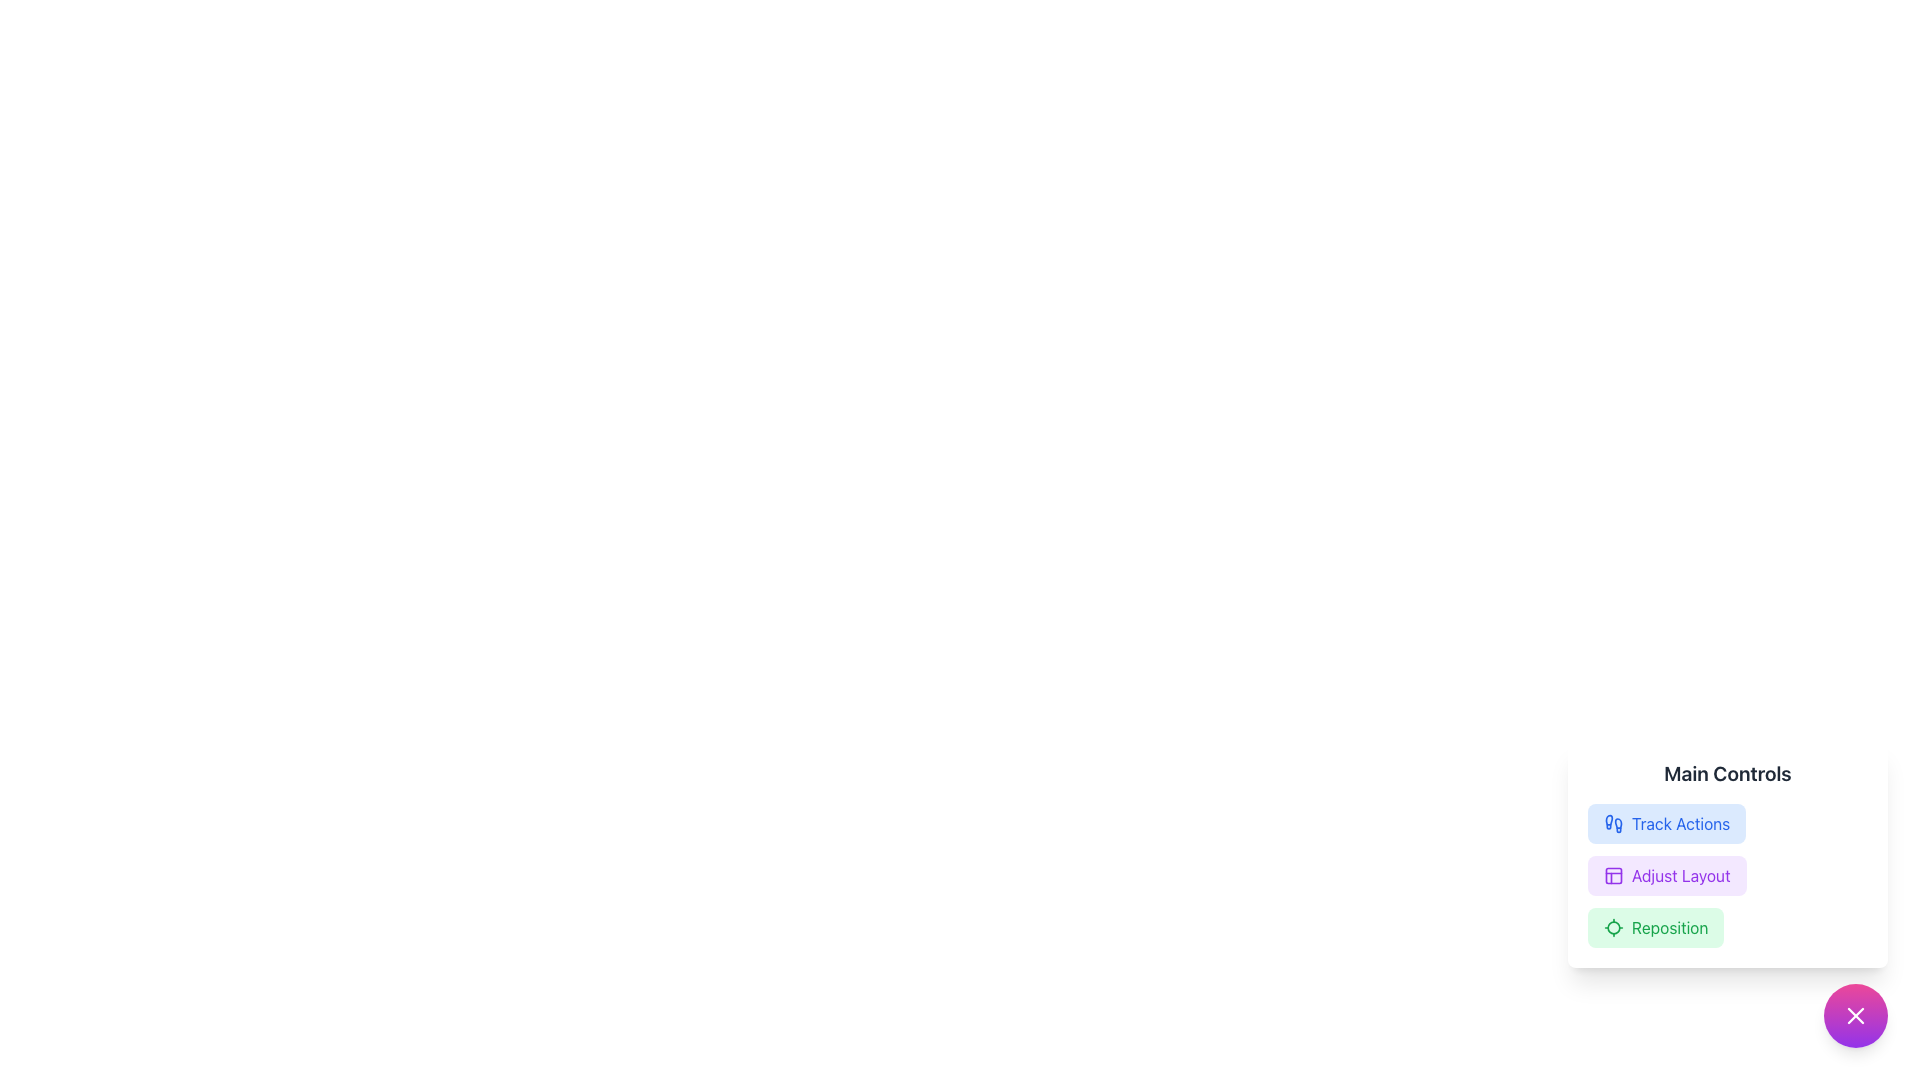 The width and height of the screenshot is (1920, 1080). I want to click on the second button in the vertical group of buttons titled 'Main Controls', which is the 'Adjust Layout' button, so click(1727, 874).